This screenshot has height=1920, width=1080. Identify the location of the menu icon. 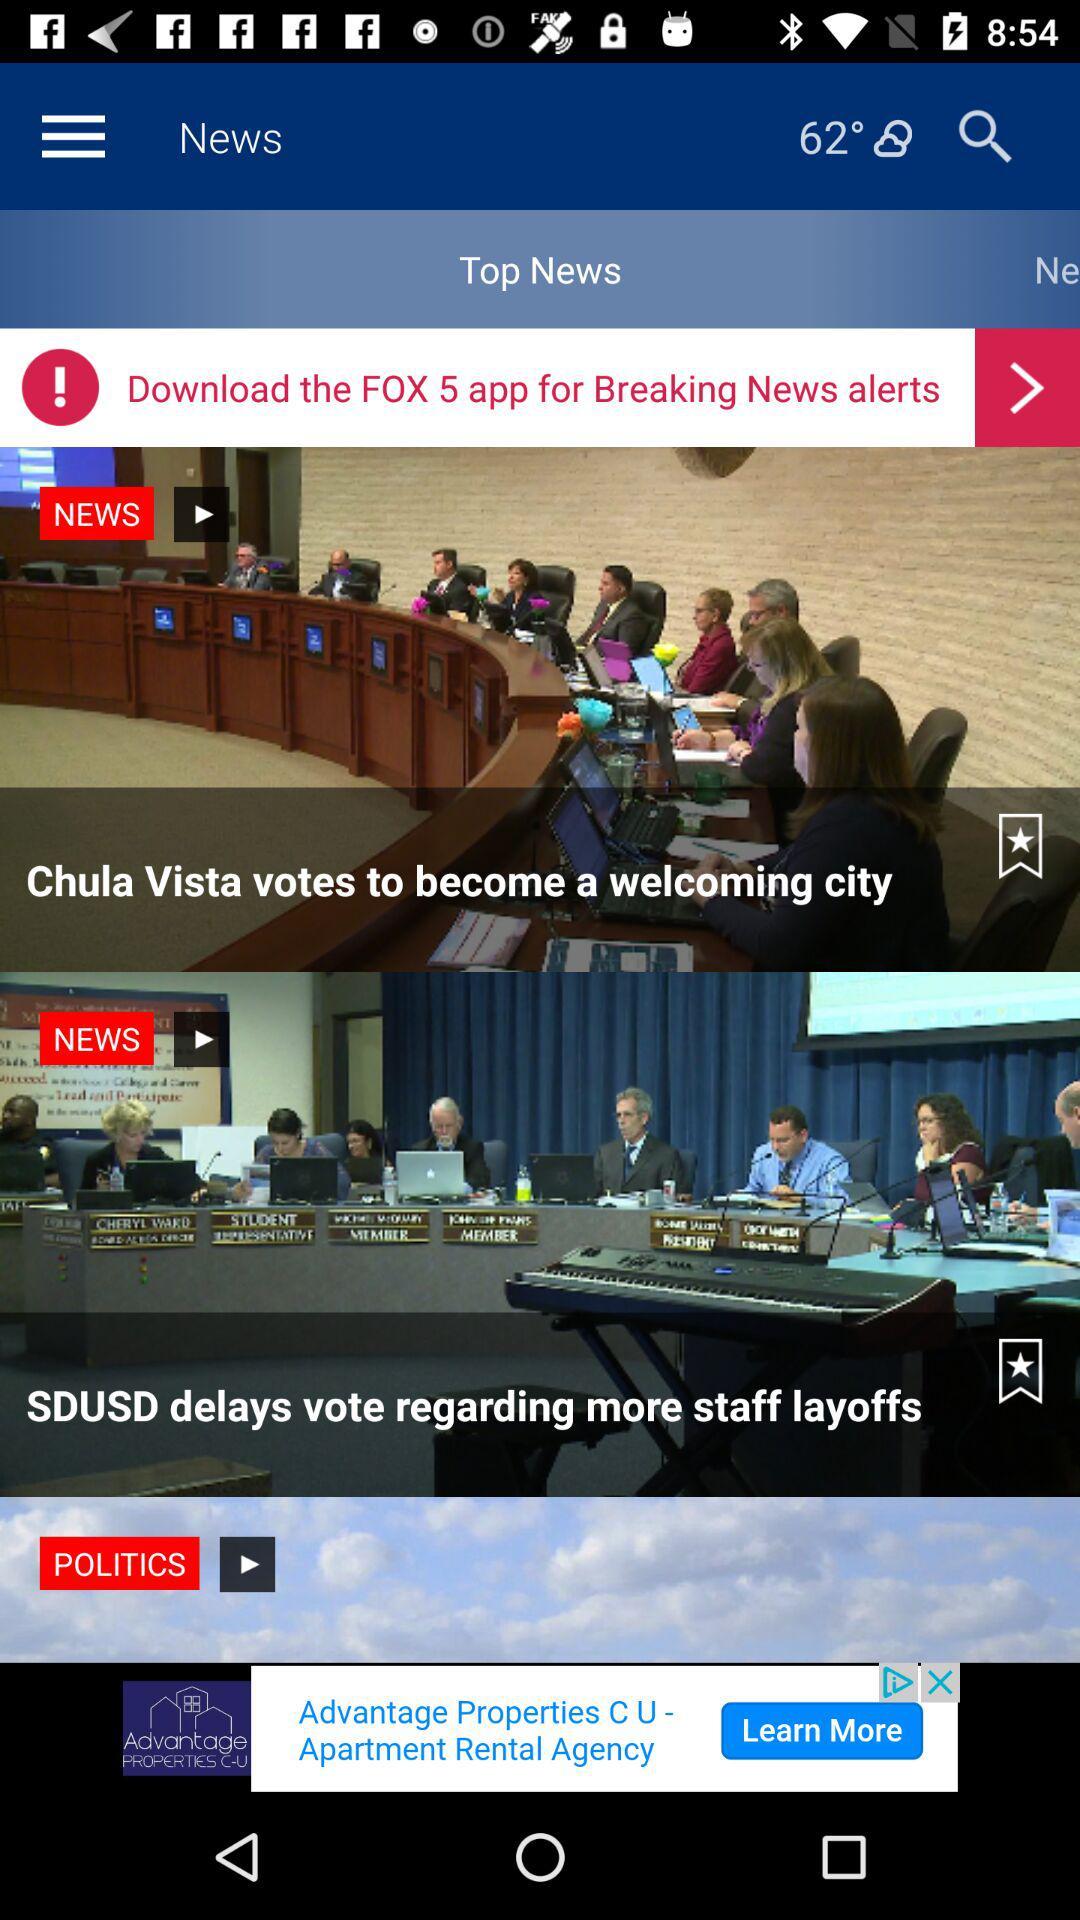
(72, 135).